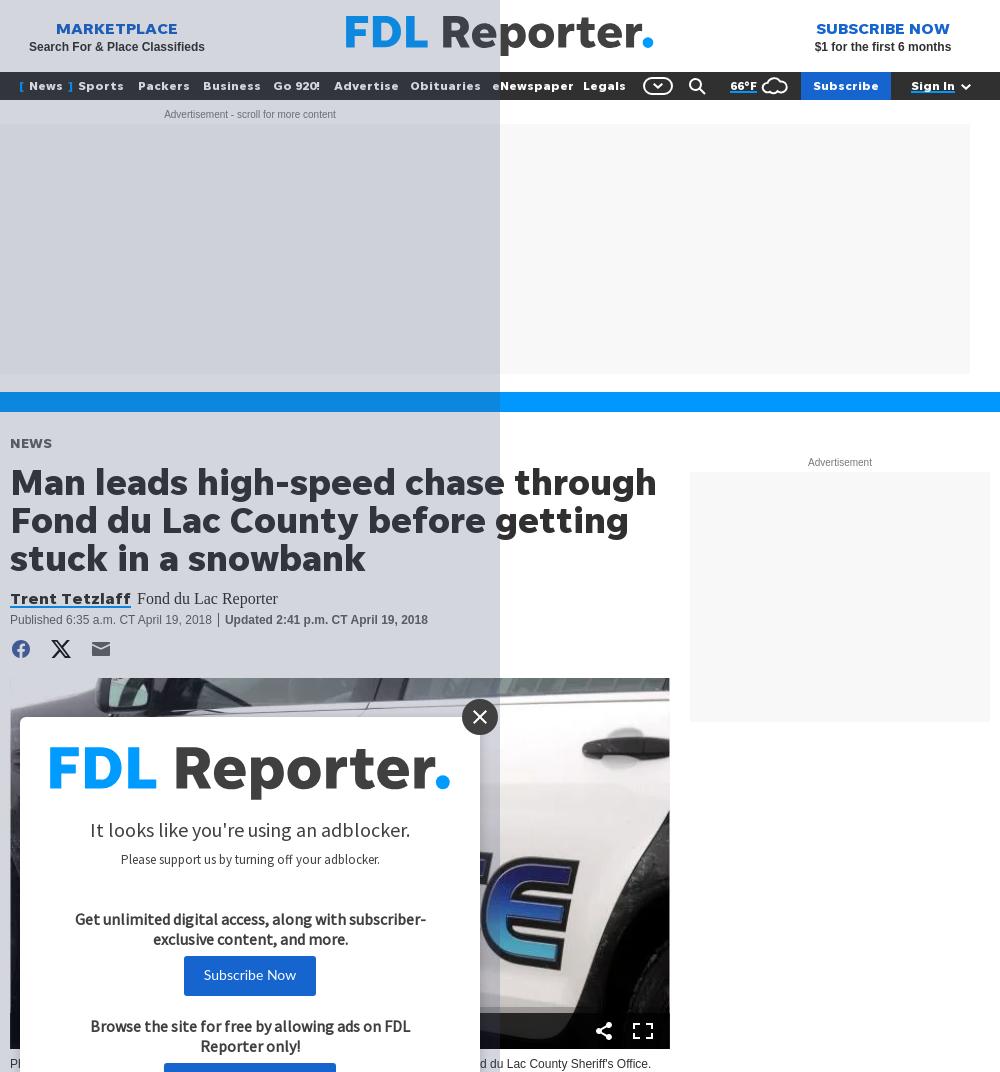 Image resolution: width=1000 pixels, height=1072 pixels. I want to click on 'Obituaries', so click(444, 85).